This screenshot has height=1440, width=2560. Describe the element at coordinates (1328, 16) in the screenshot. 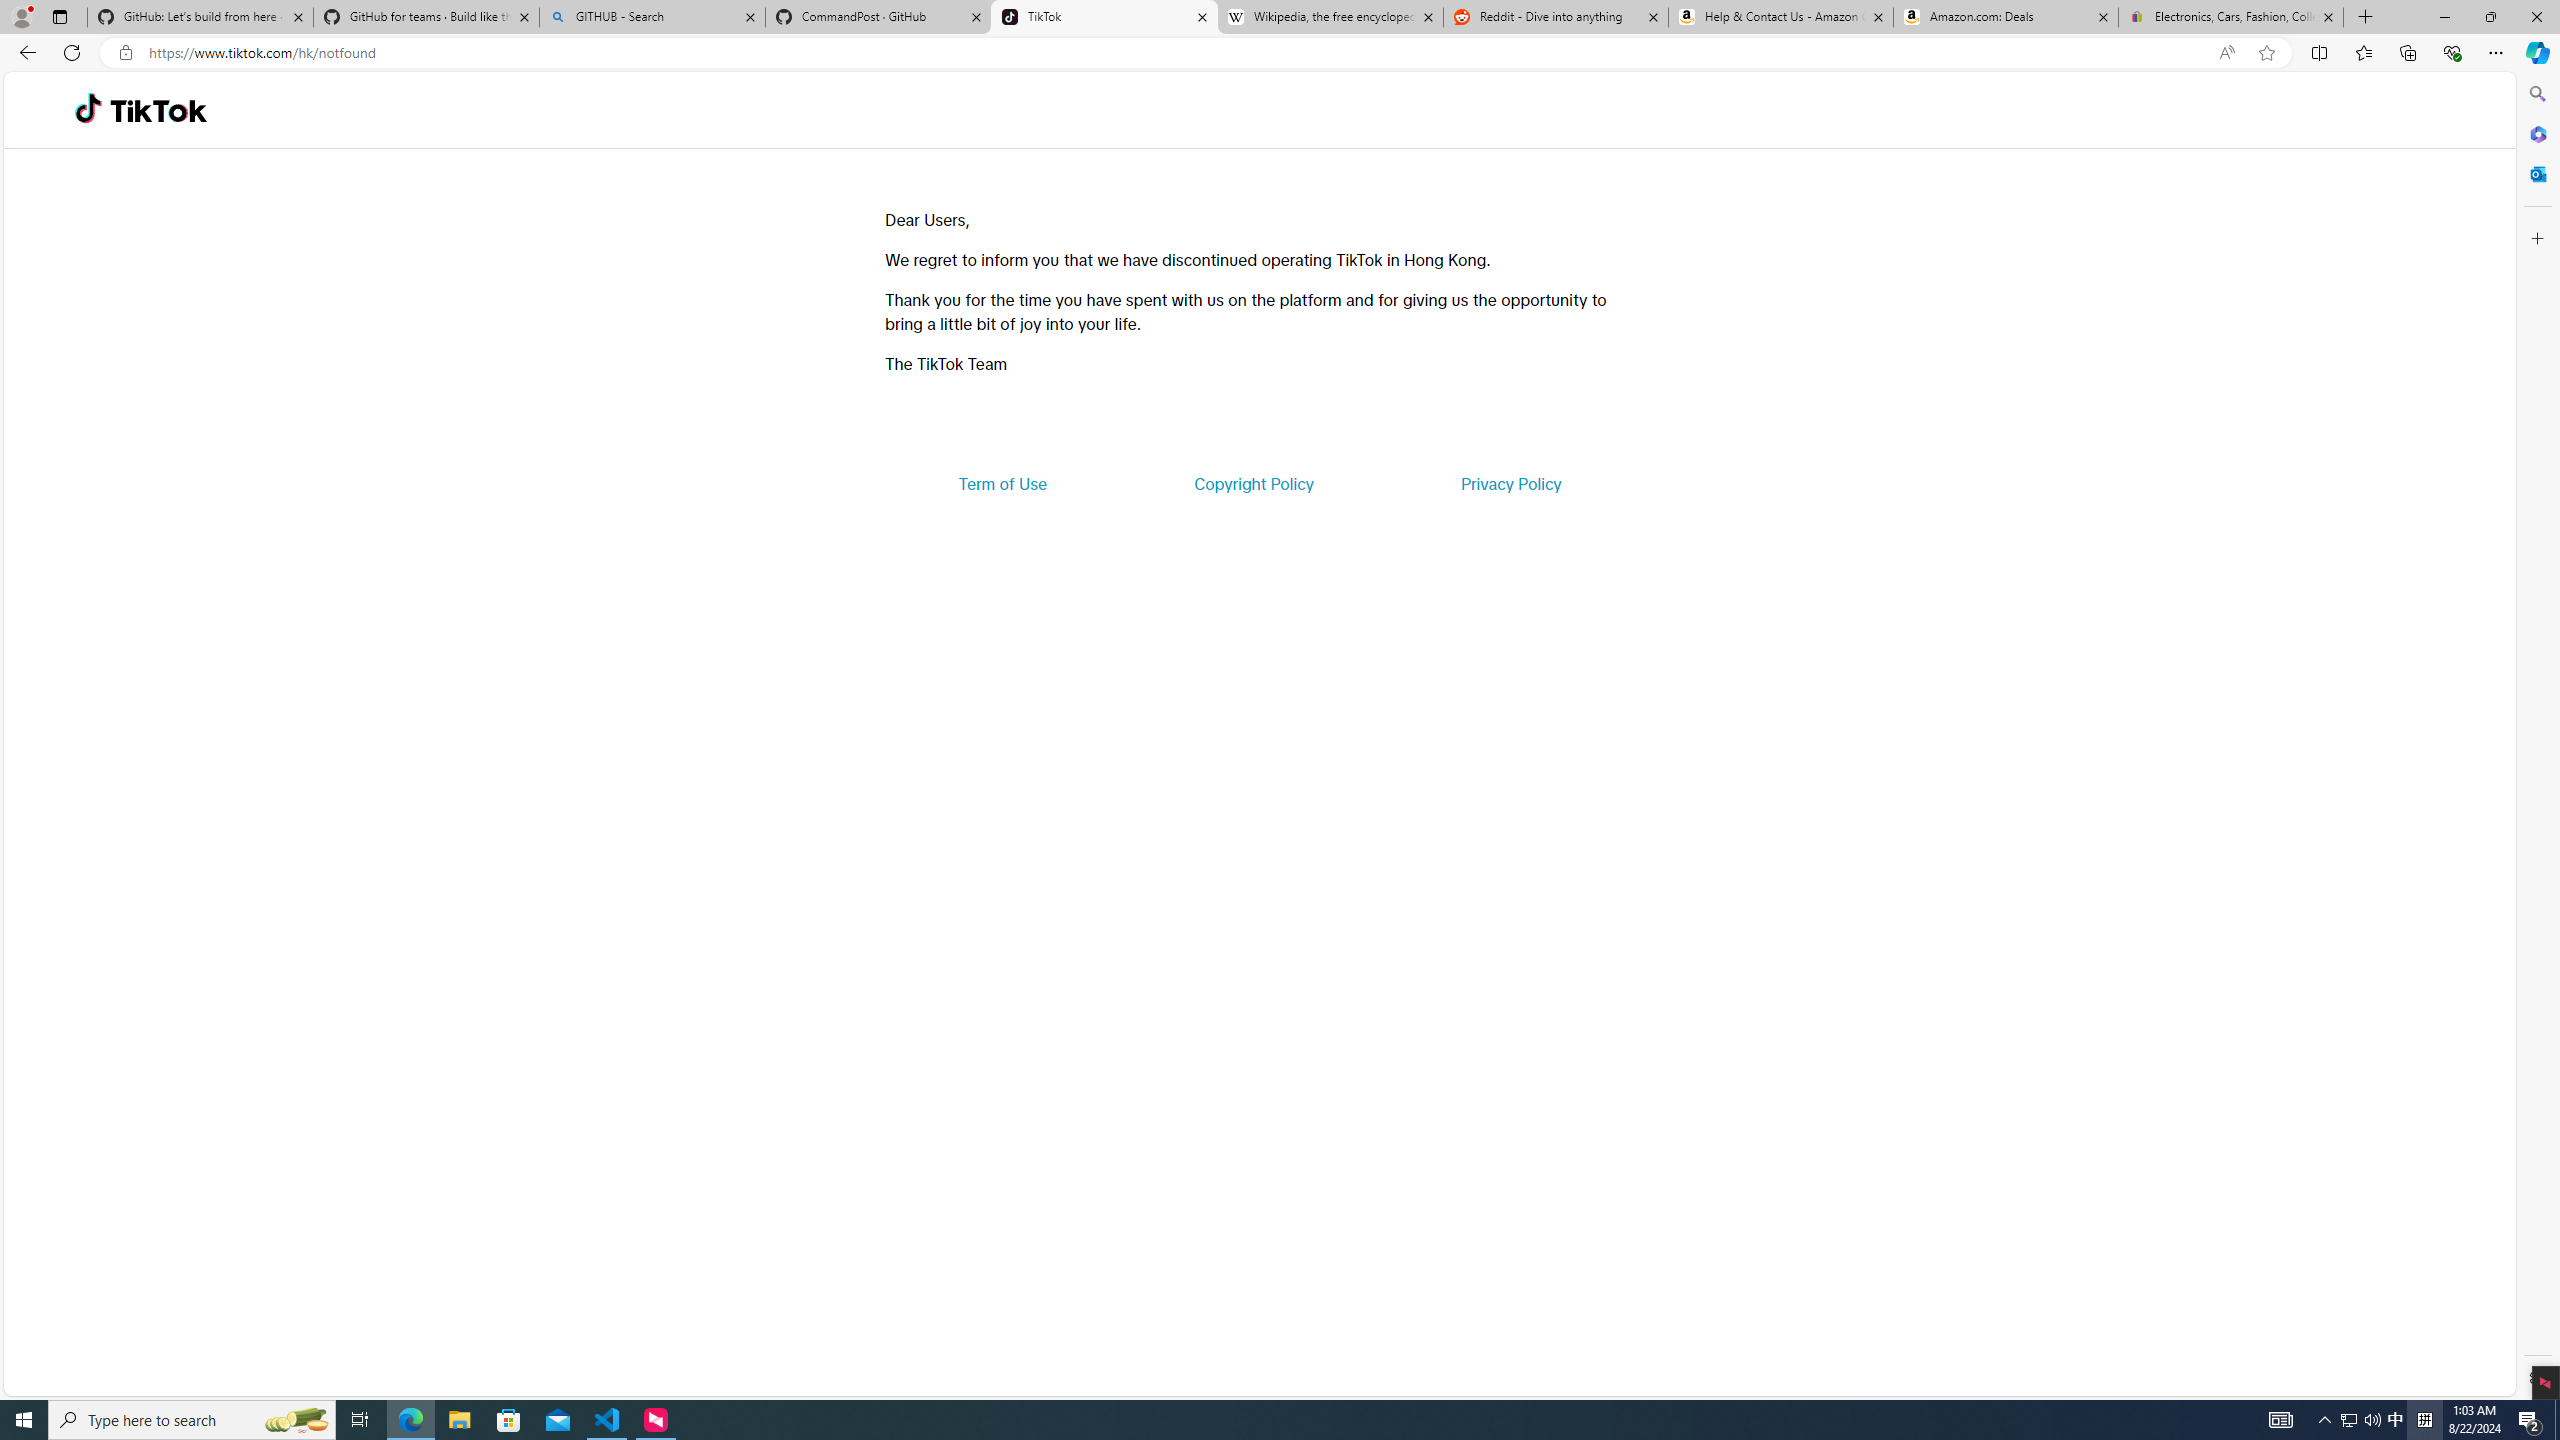

I see `'Wikipedia, the free encyclopedia'` at that location.